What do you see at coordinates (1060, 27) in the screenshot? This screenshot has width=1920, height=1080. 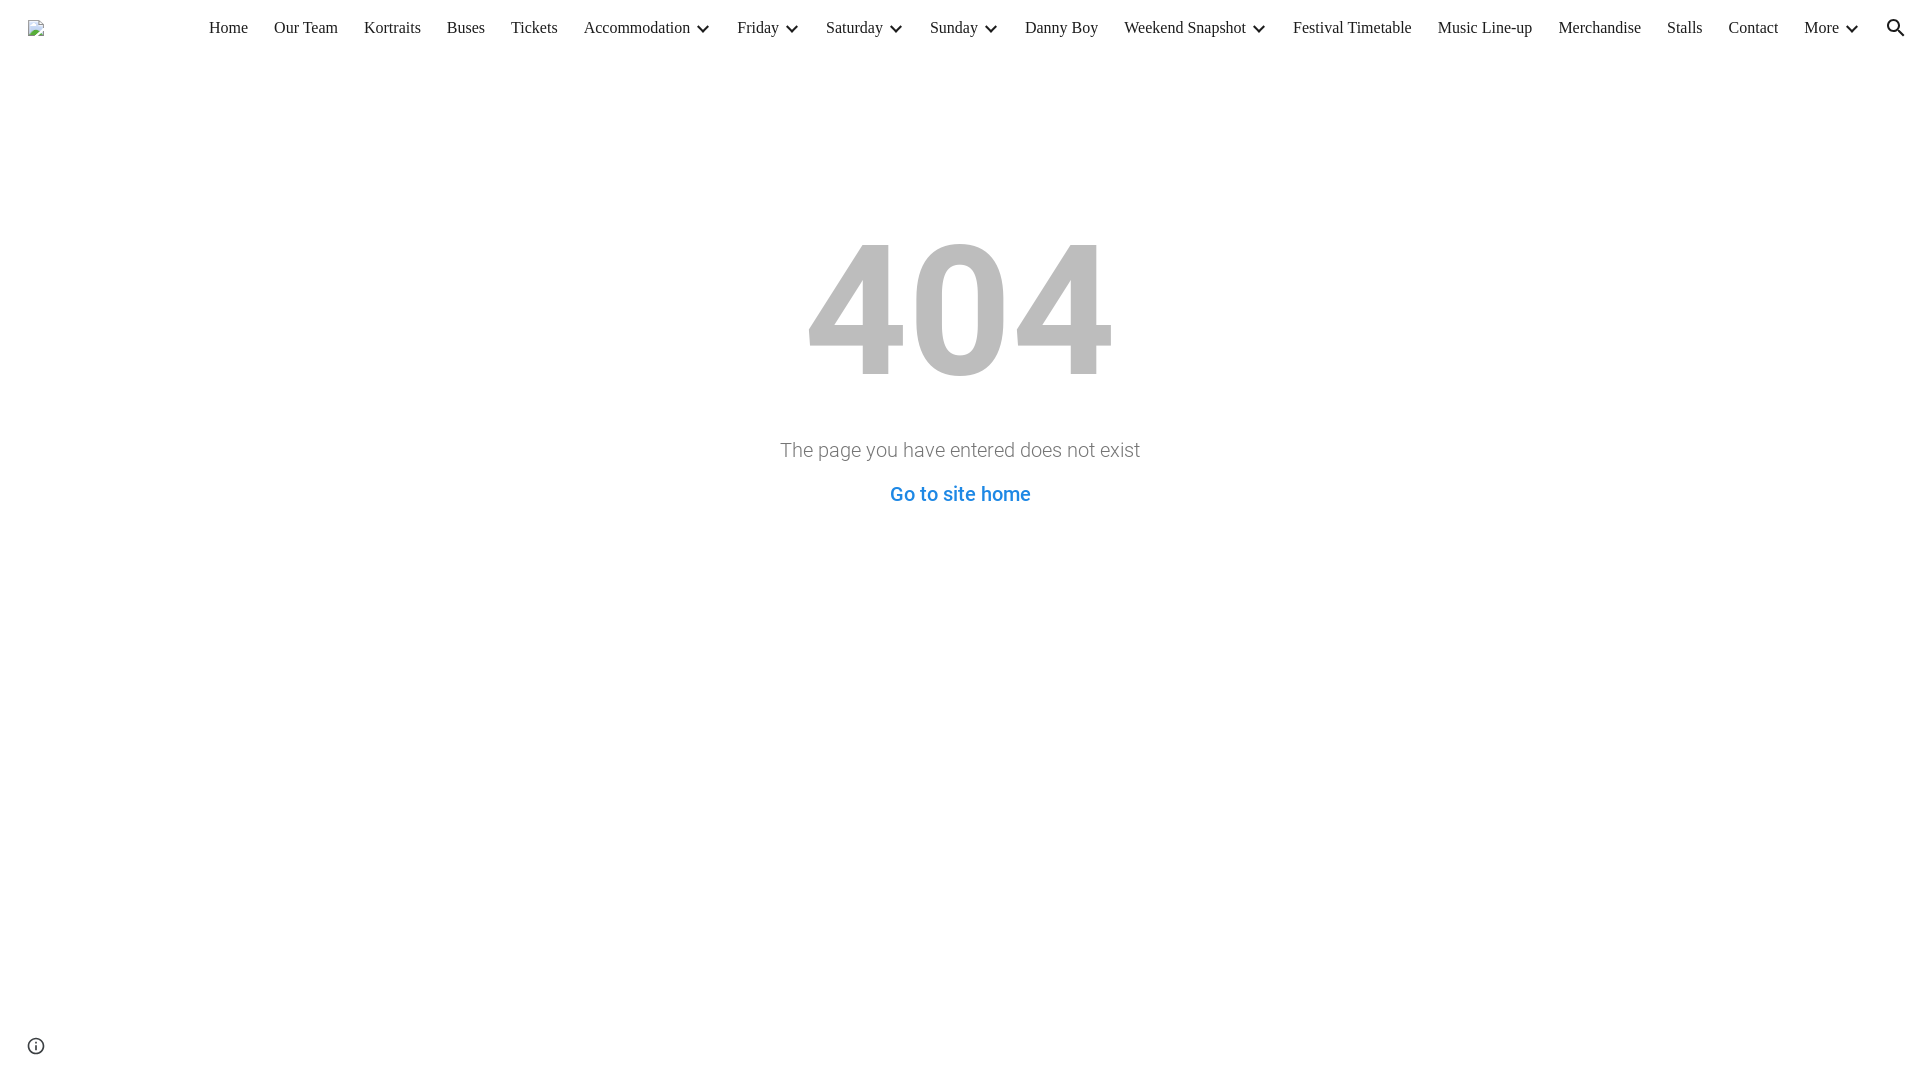 I see `'Danny Boy'` at bounding box center [1060, 27].